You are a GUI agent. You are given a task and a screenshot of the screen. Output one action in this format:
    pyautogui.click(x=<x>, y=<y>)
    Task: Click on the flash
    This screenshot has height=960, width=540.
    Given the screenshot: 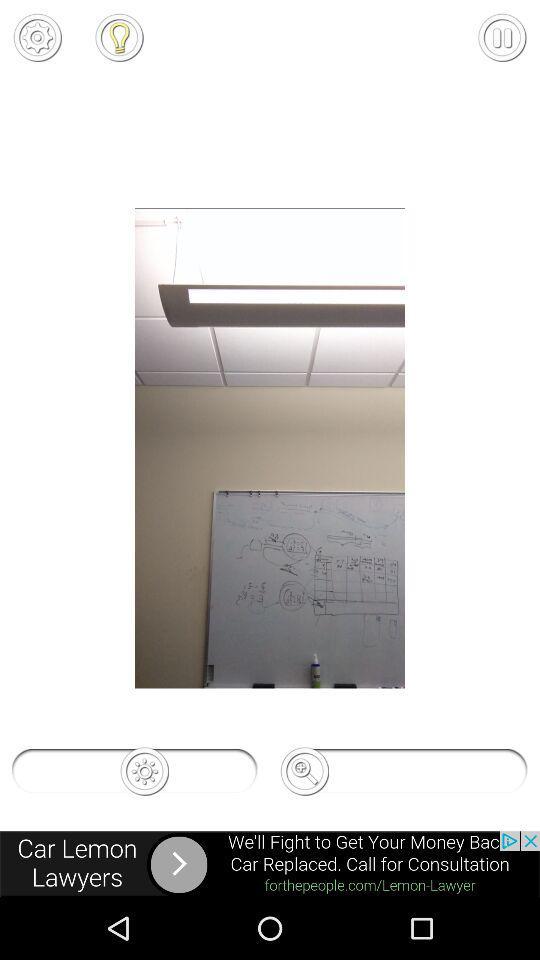 What is the action you would take?
    pyautogui.click(x=119, y=36)
    